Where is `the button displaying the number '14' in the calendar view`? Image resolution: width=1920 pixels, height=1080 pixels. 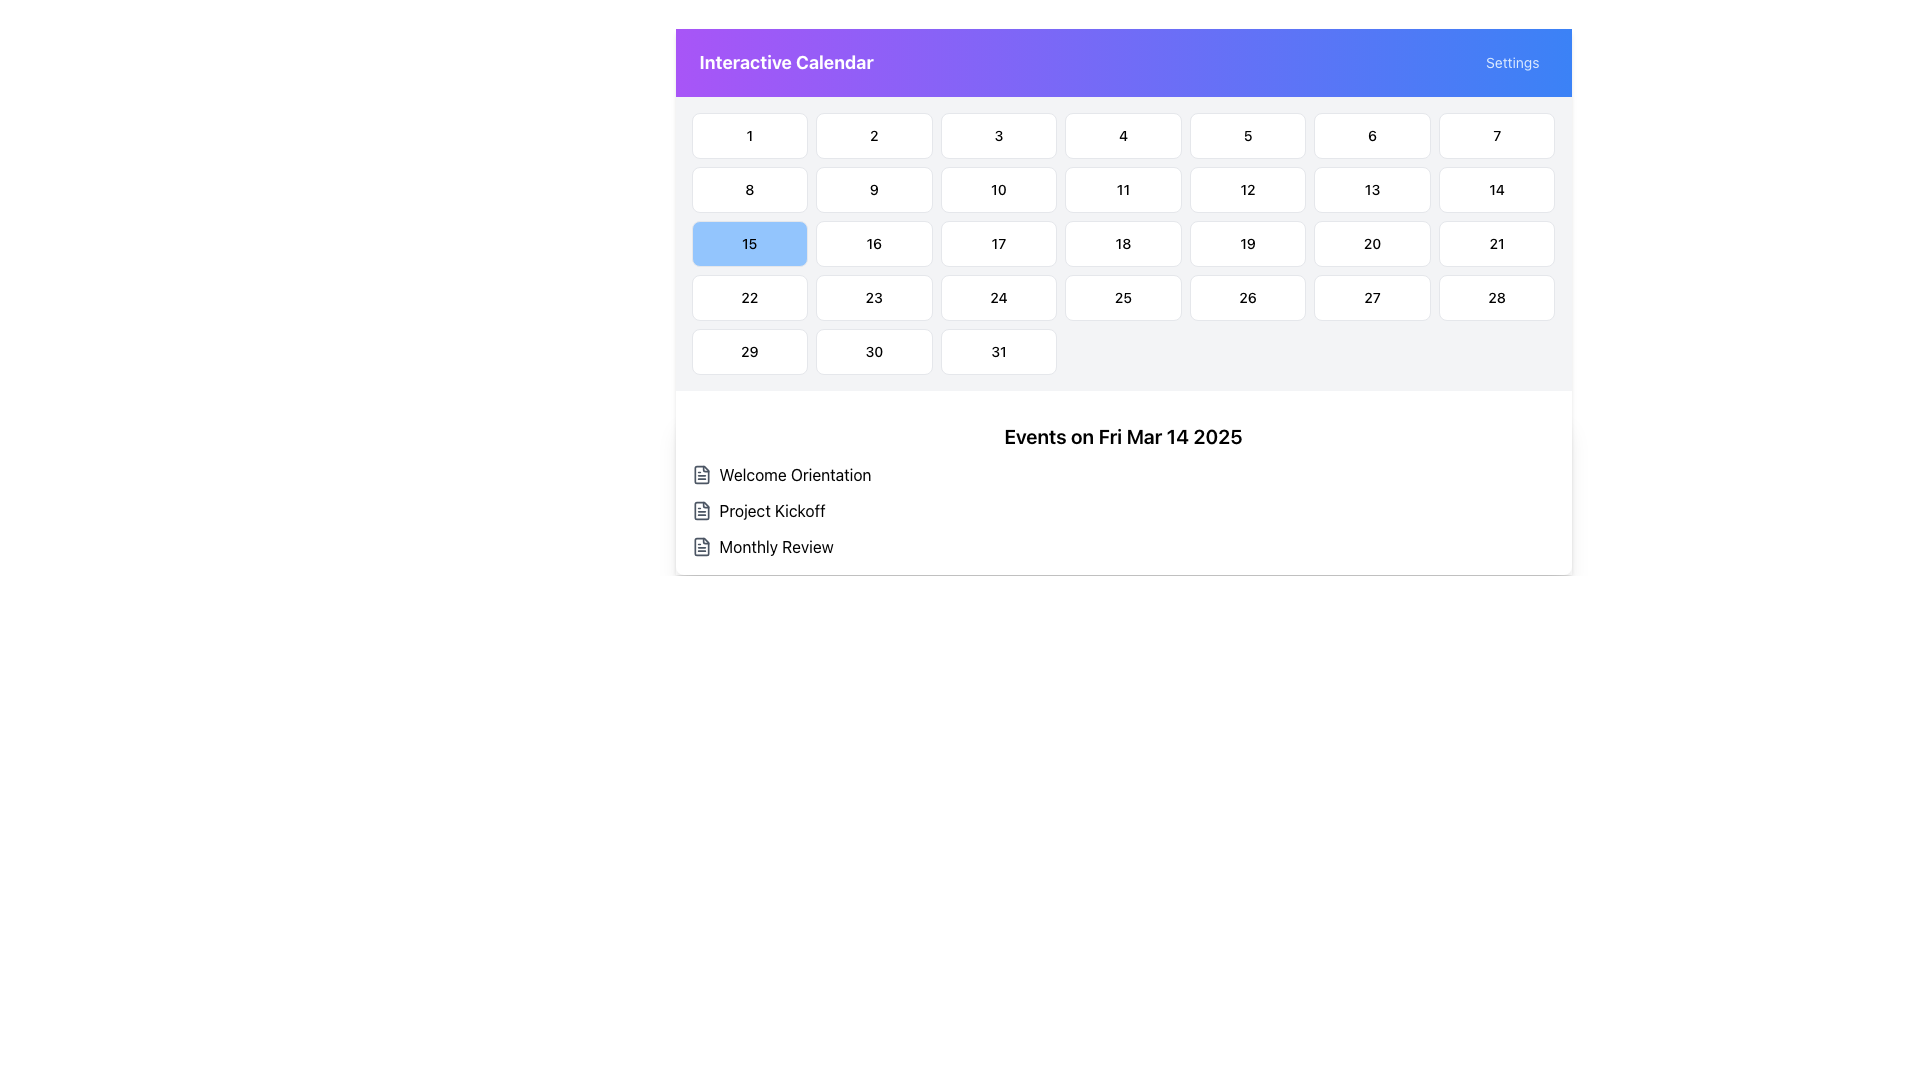 the button displaying the number '14' in the calendar view is located at coordinates (1497, 189).